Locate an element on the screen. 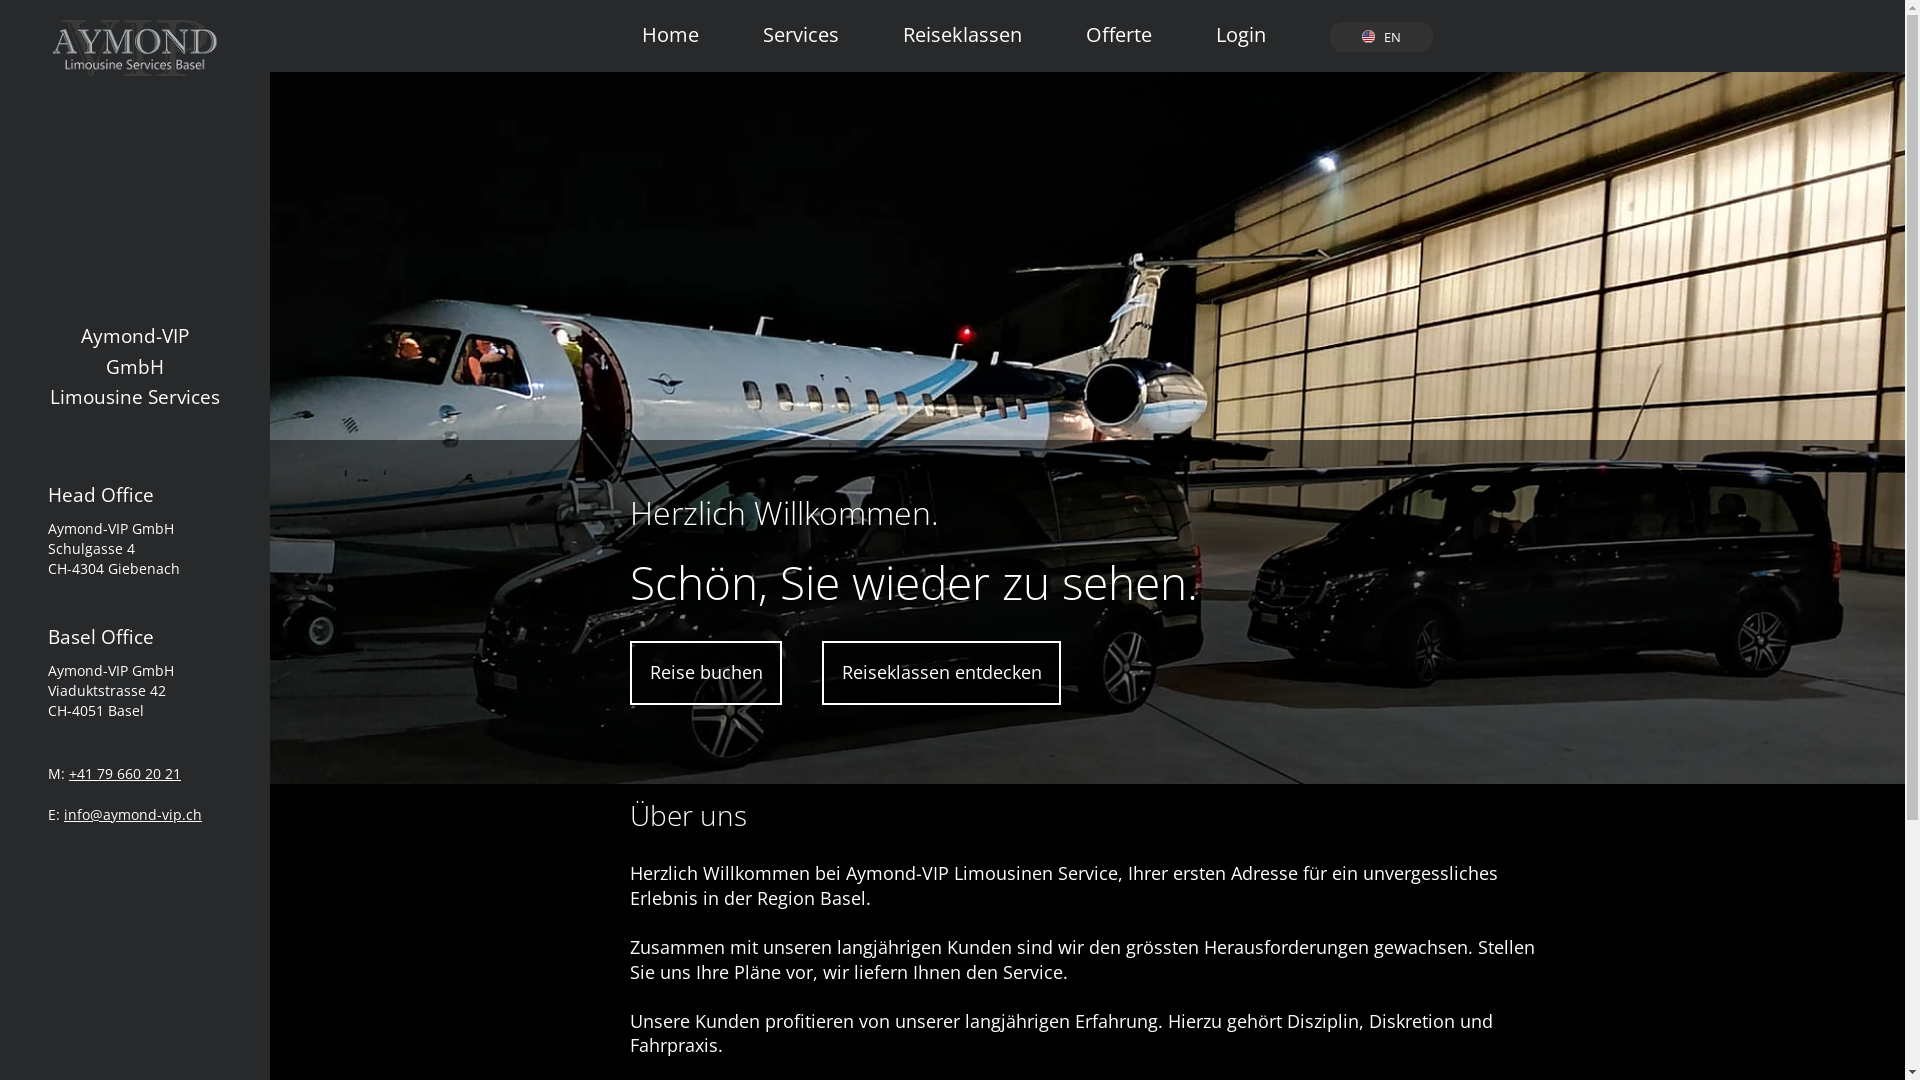  '+41 79 660 20 21' is located at coordinates (123, 772).